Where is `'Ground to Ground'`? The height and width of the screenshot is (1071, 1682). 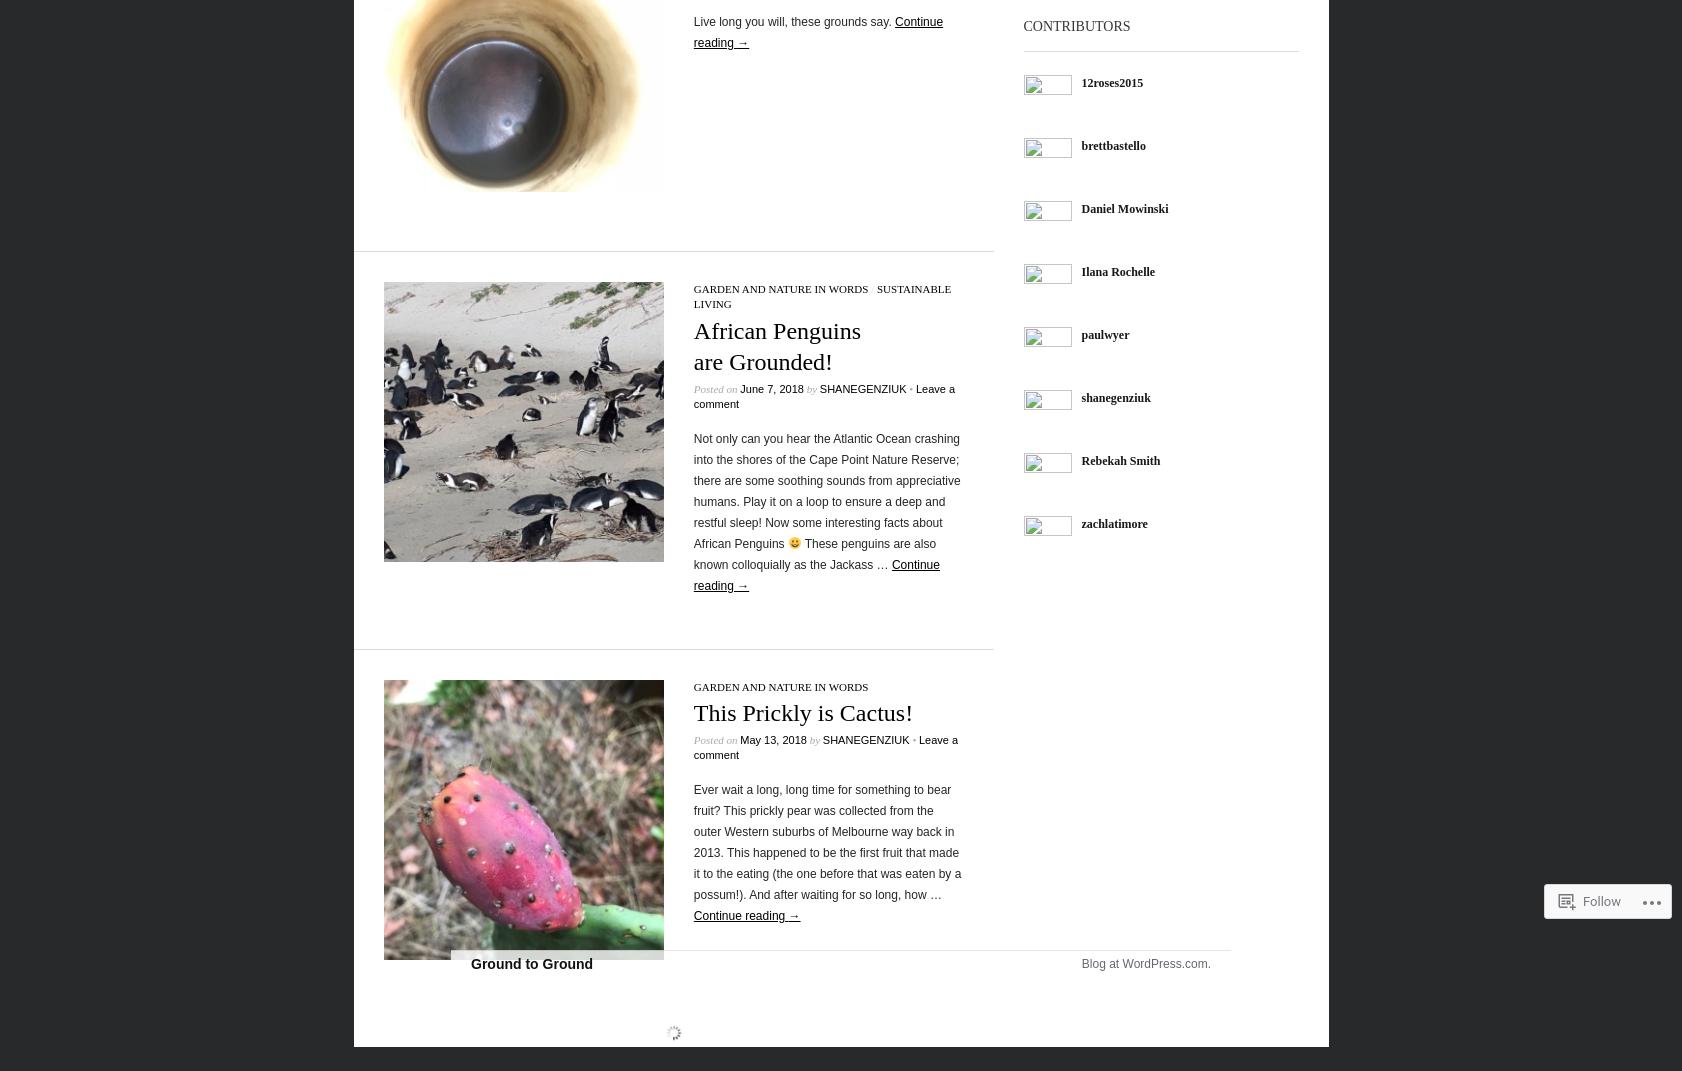 'Ground to Ground' is located at coordinates (470, 963).